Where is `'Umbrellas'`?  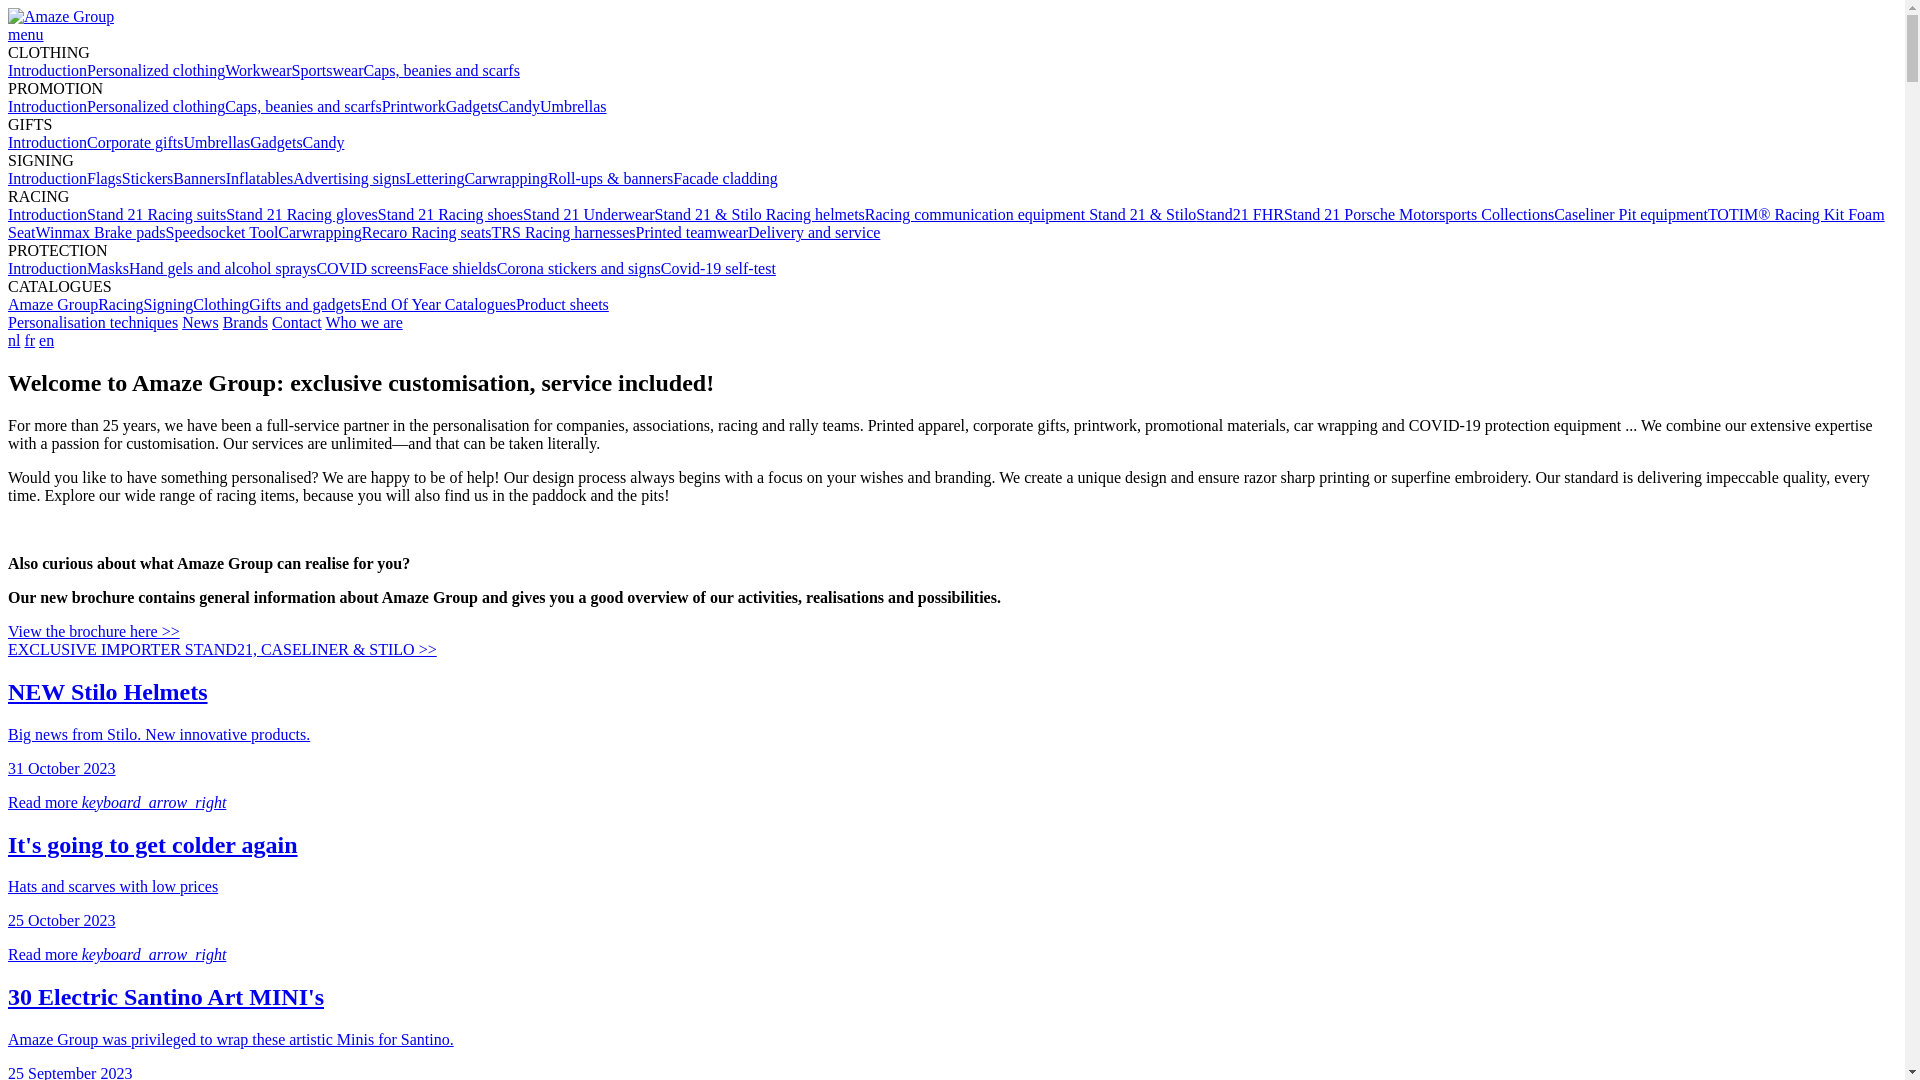
'Umbrellas' is located at coordinates (572, 106).